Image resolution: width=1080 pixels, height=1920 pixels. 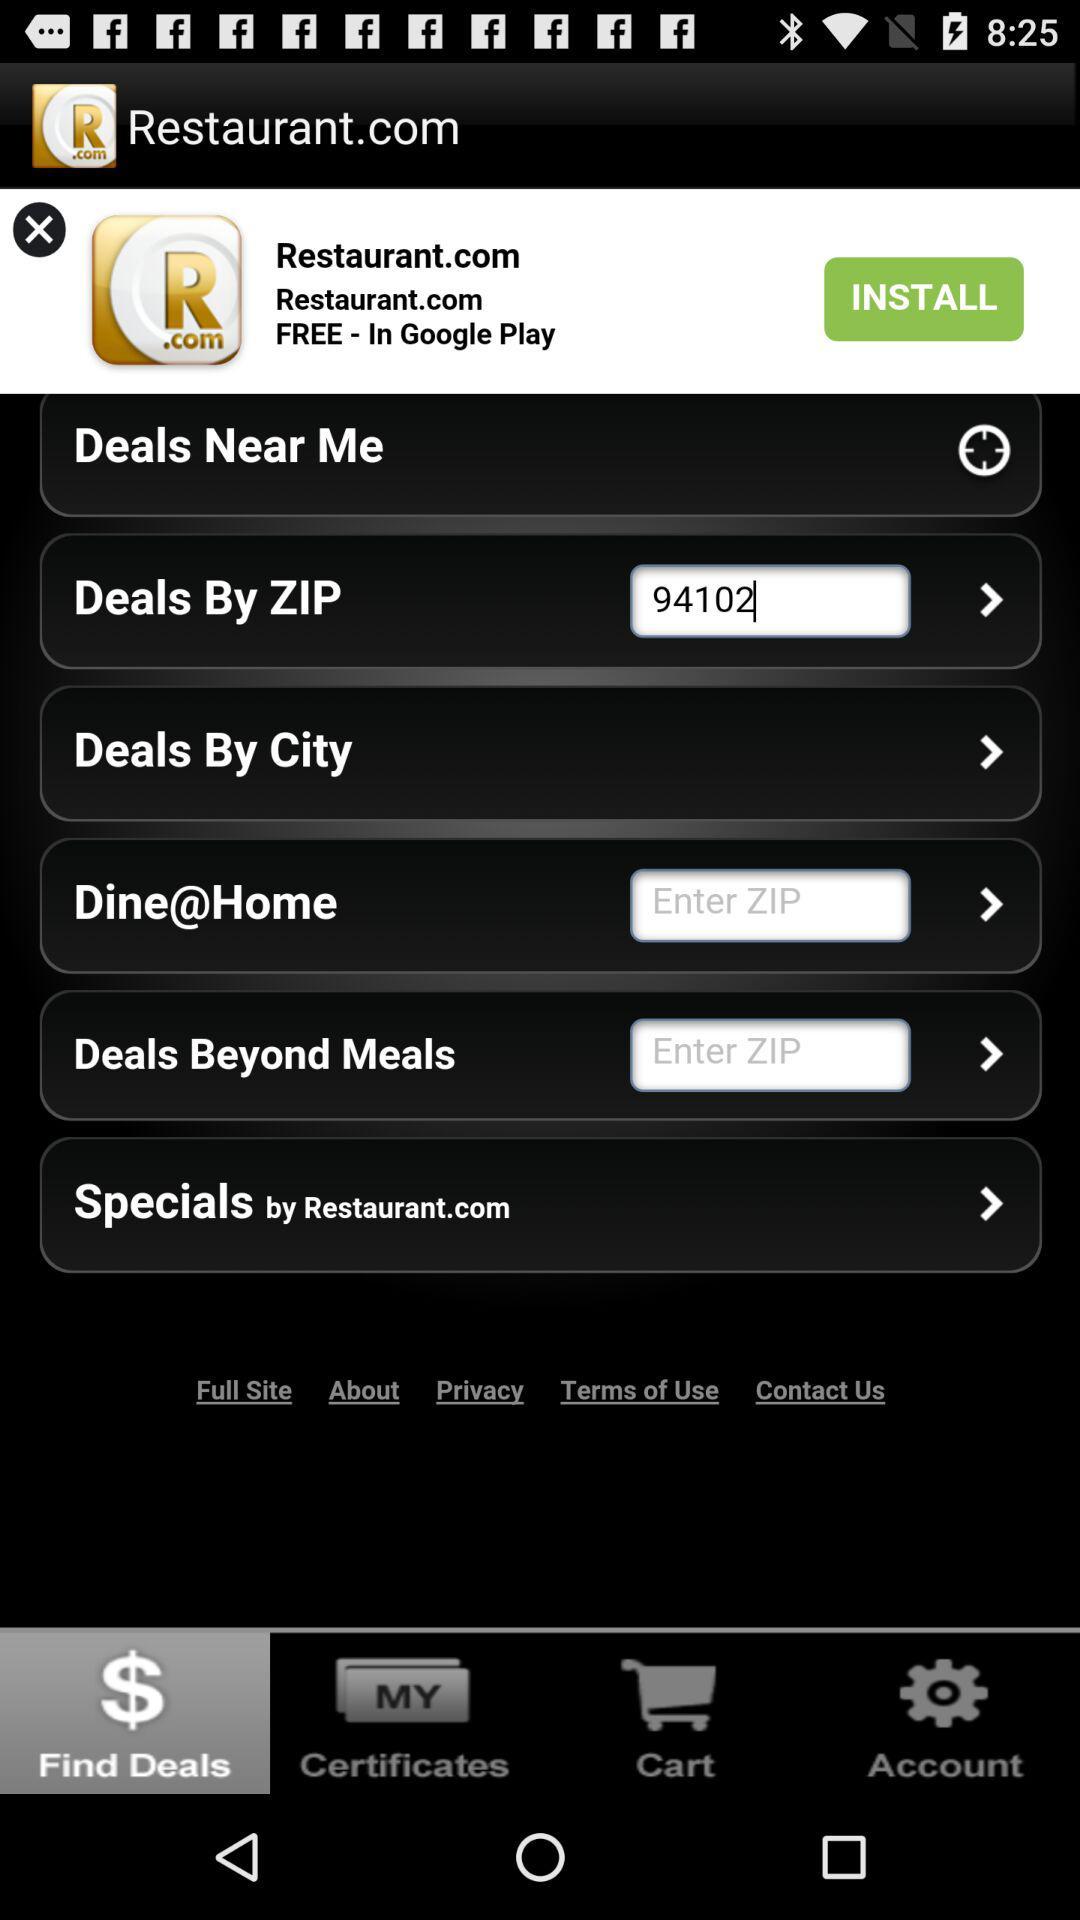 What do you see at coordinates (945, 1709) in the screenshot?
I see `account` at bounding box center [945, 1709].